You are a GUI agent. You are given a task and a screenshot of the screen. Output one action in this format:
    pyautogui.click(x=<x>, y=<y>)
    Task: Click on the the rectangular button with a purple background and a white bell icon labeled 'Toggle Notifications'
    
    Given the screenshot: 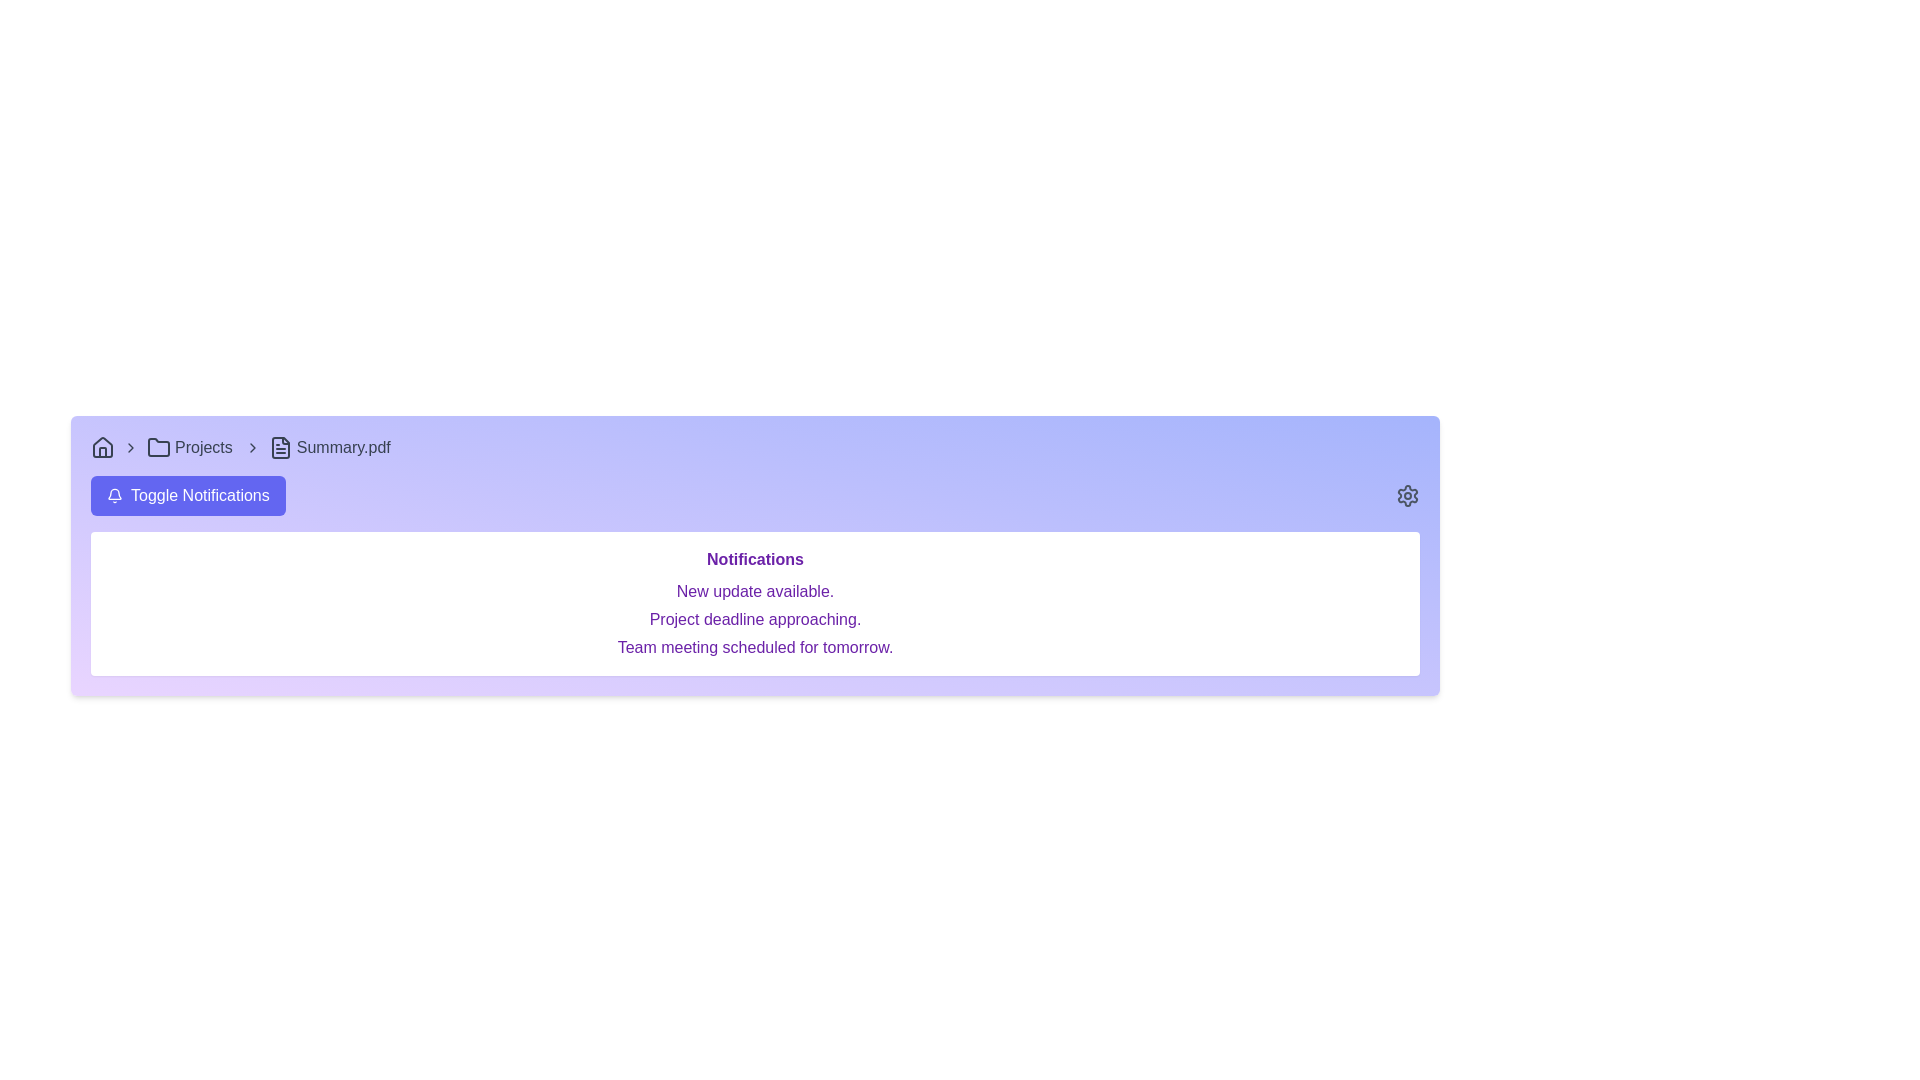 What is the action you would take?
    pyautogui.click(x=188, y=495)
    